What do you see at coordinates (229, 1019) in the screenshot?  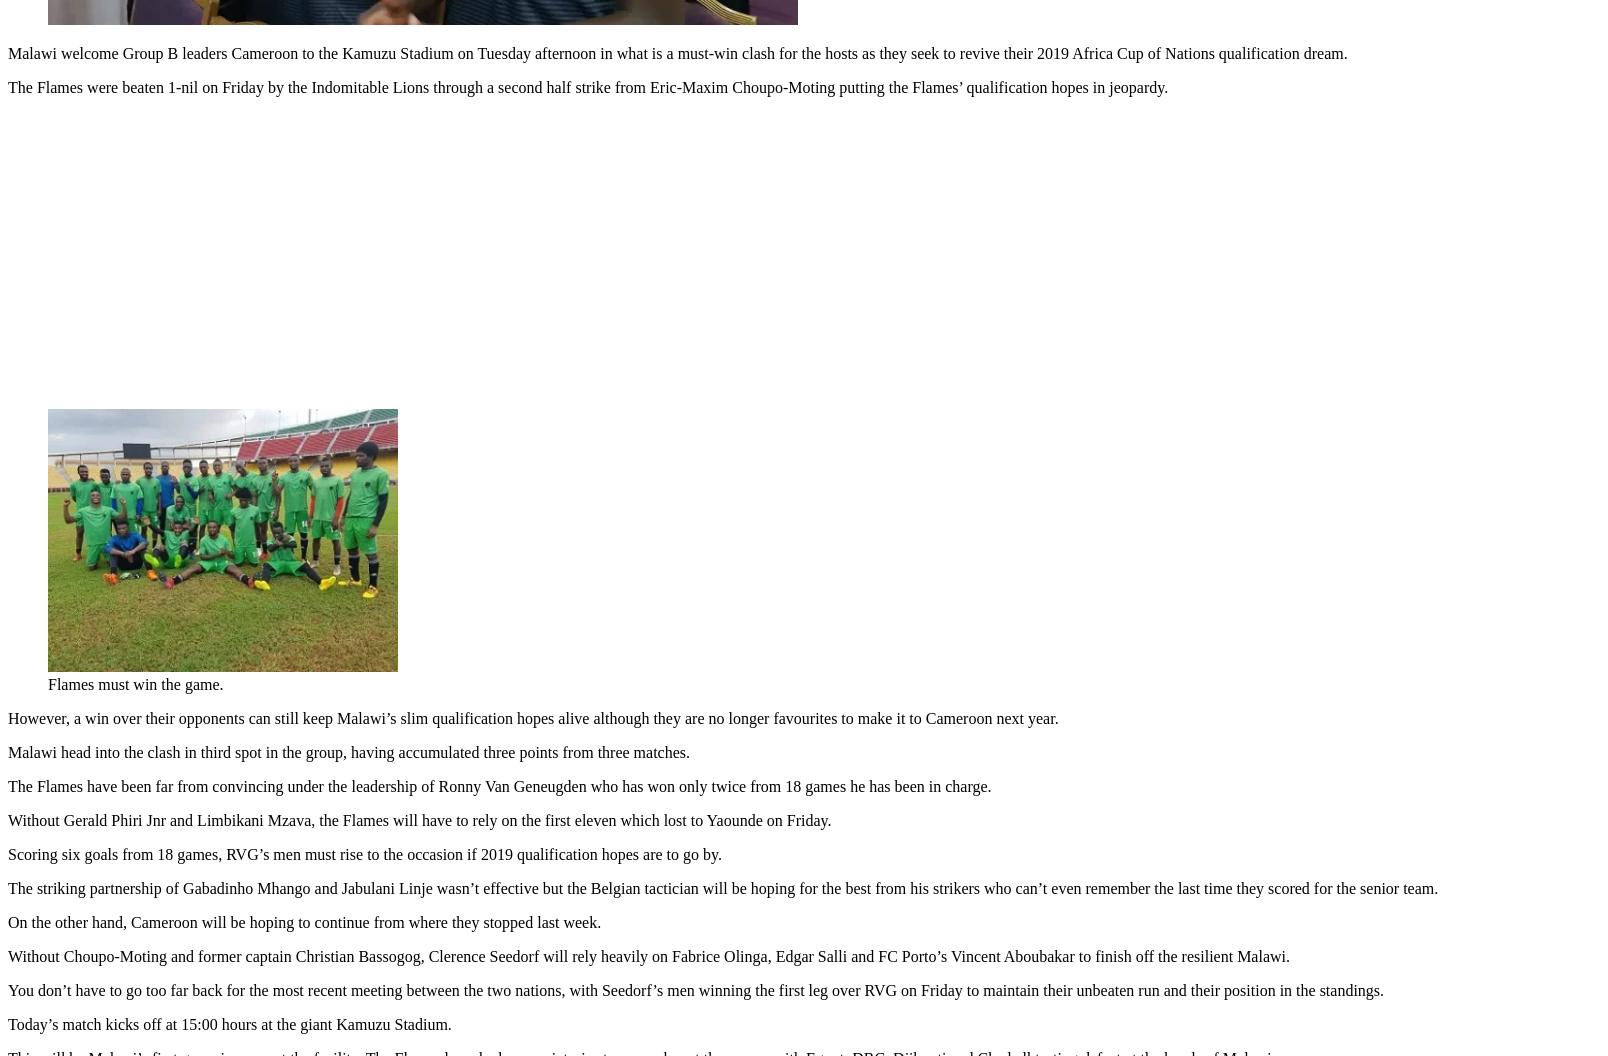 I see `'Today’s match kicks off at 15:00 hours at the giant Kamuzu Stadium.'` at bounding box center [229, 1019].